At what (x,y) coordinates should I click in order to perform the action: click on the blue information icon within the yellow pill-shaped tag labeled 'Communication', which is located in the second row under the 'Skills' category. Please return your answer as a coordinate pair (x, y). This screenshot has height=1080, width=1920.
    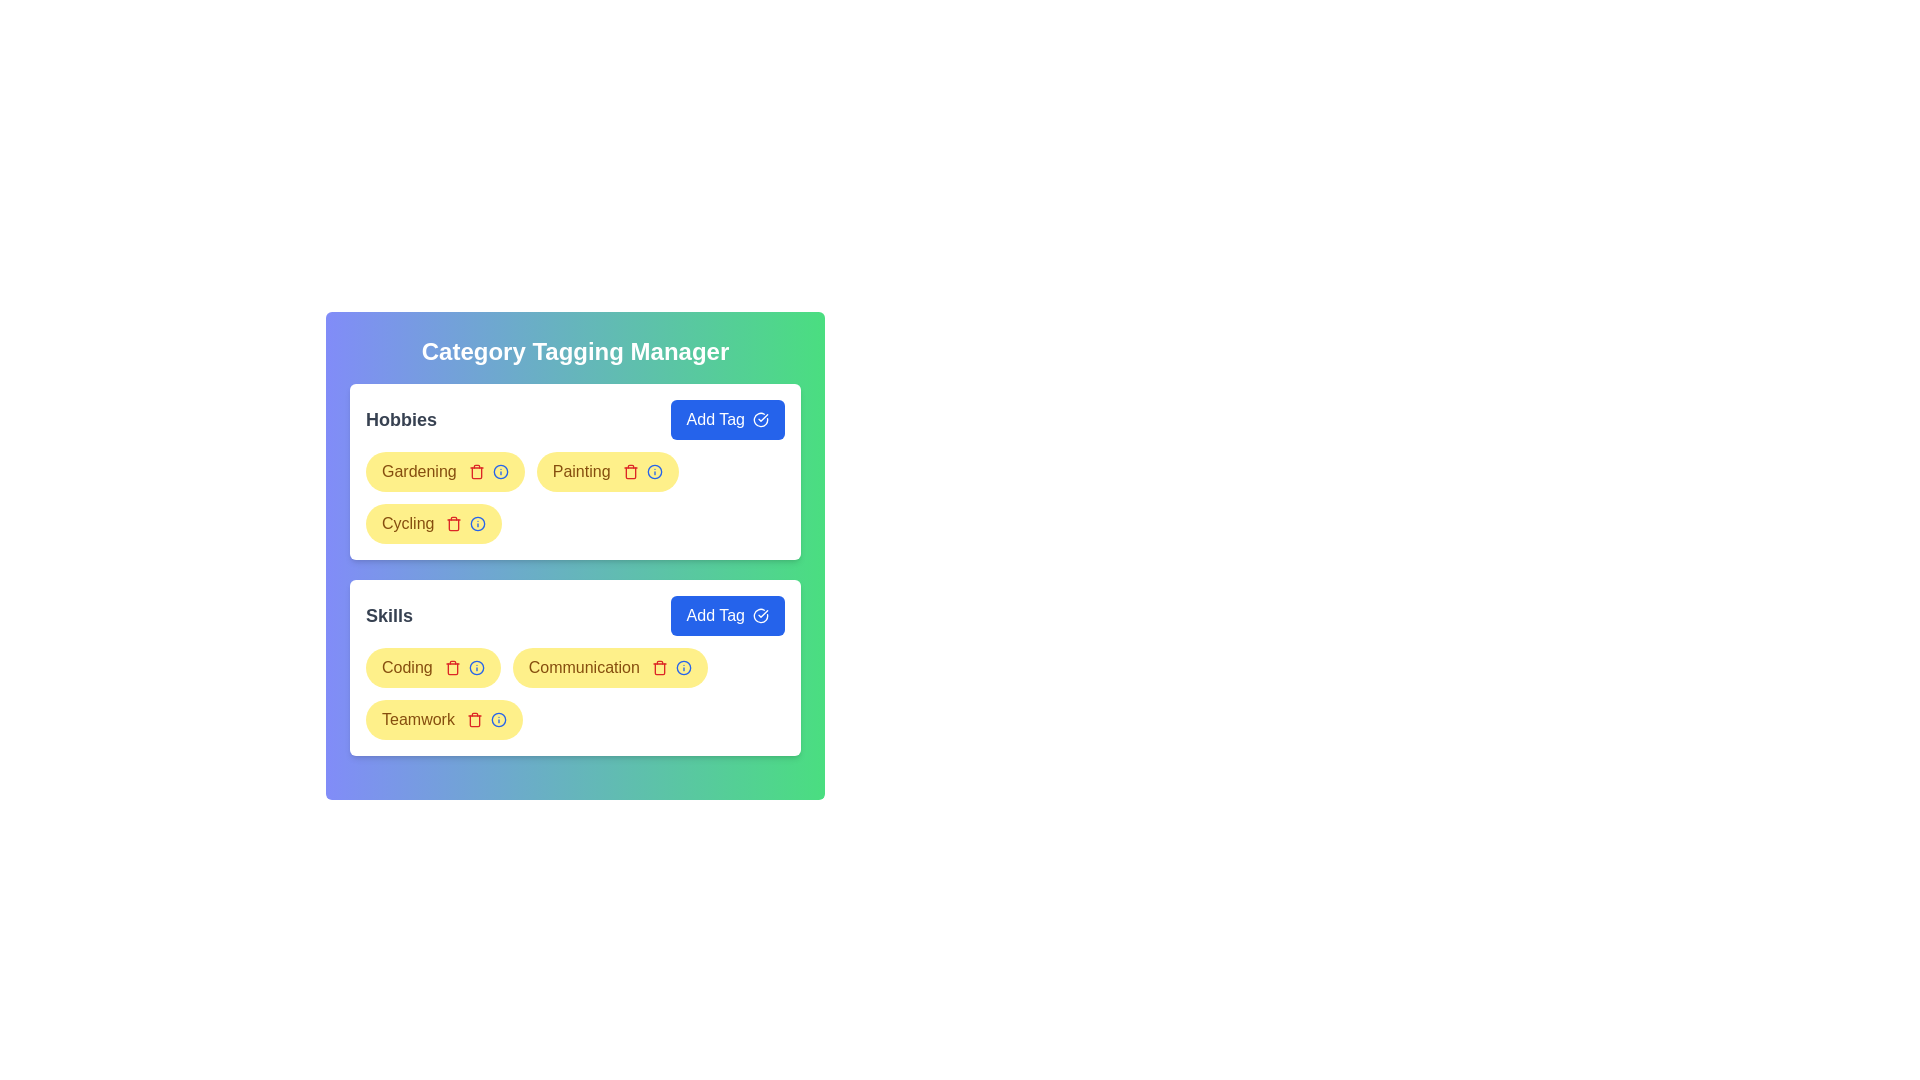
    Looking at the image, I should click on (683, 667).